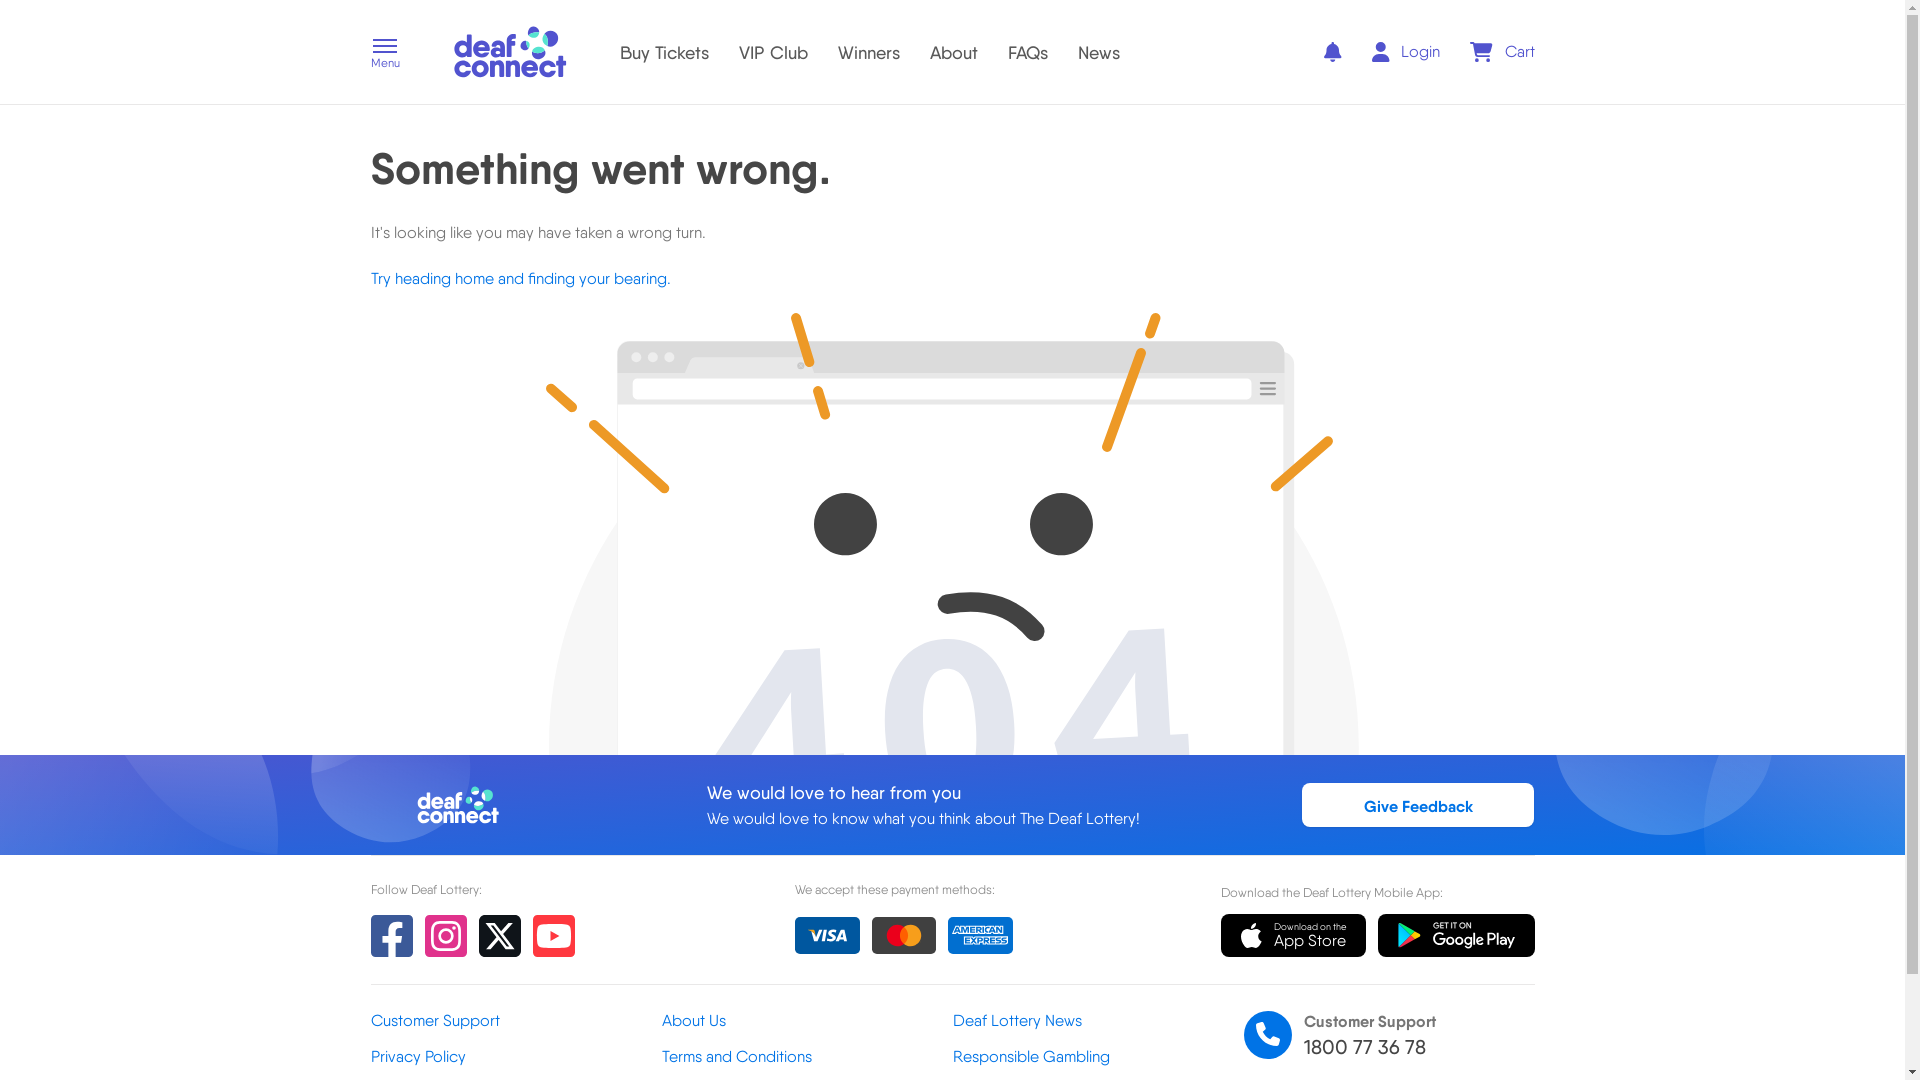 This screenshot has width=1920, height=1080. I want to click on 'Give Feedback', so click(1417, 804).